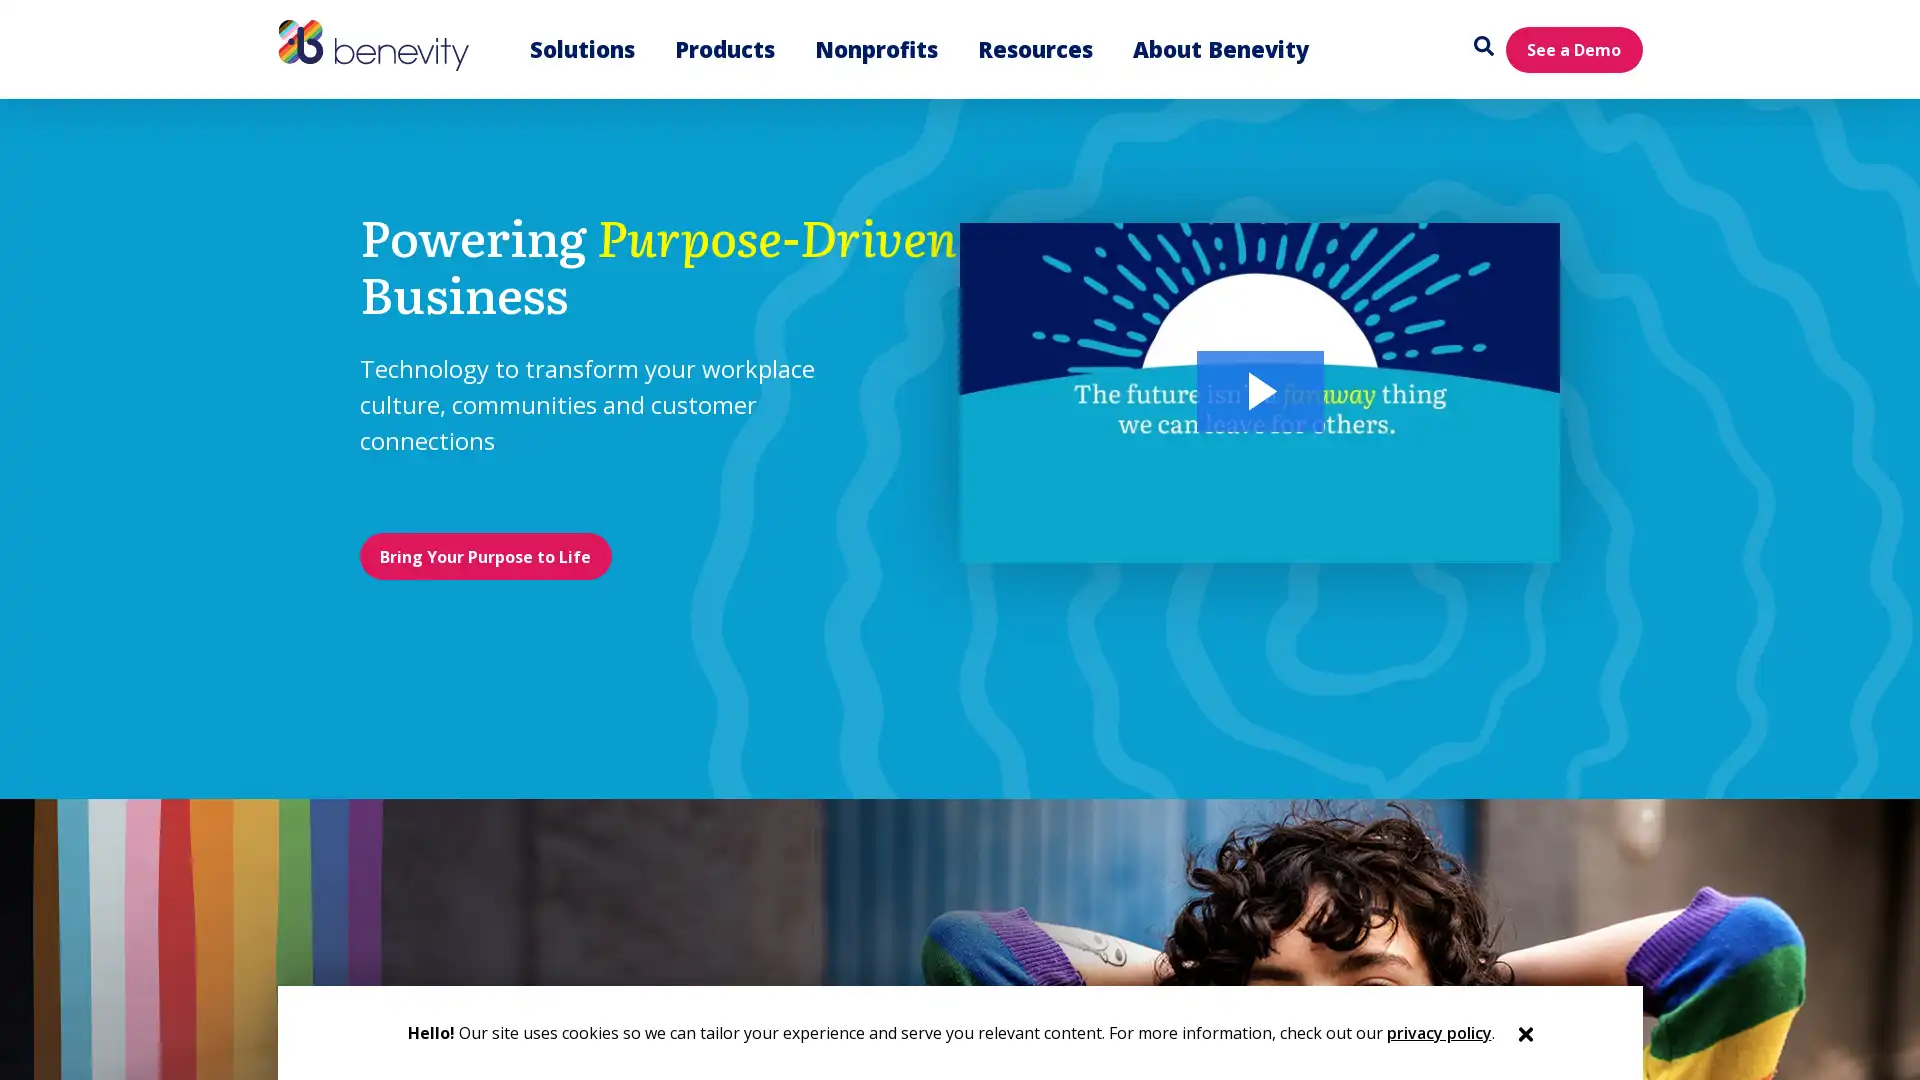  What do you see at coordinates (1885, 788) in the screenshot?
I see `Close` at bounding box center [1885, 788].